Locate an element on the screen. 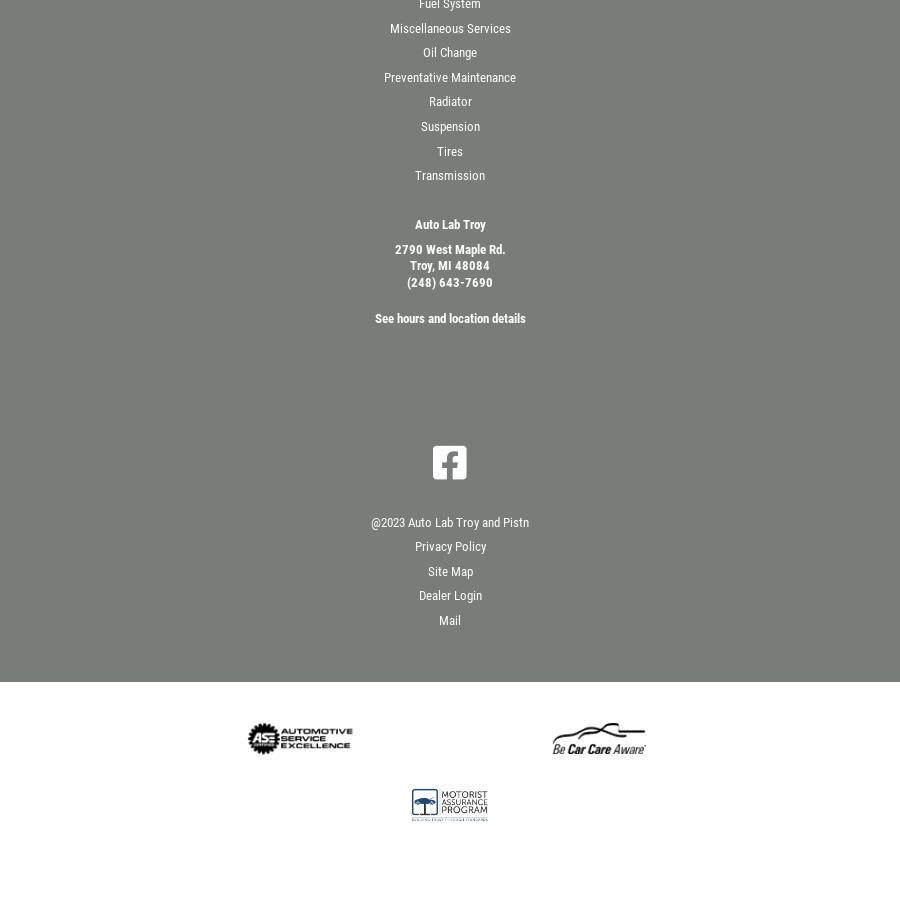 This screenshot has height=923, width=900. '2790 West Maple Rd.' is located at coordinates (394, 248).